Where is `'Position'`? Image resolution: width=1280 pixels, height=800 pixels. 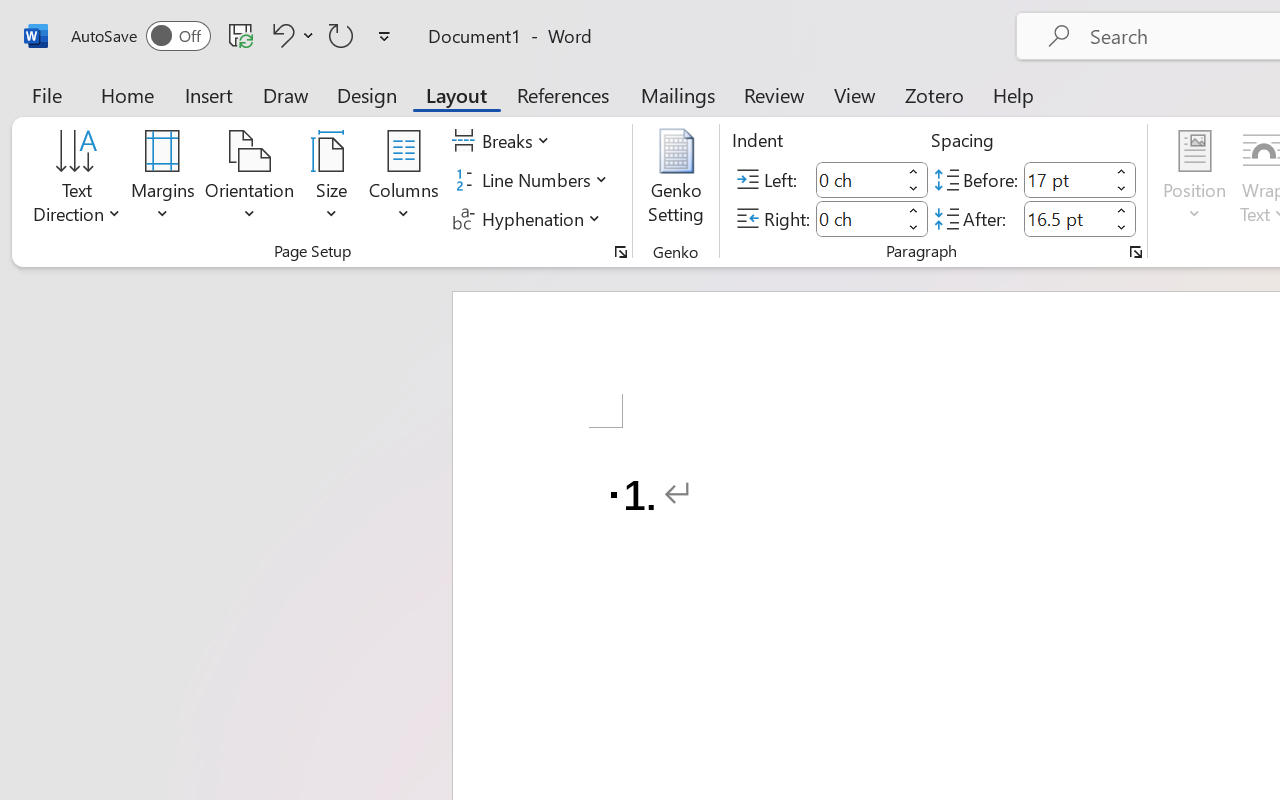 'Position' is located at coordinates (1194, 179).